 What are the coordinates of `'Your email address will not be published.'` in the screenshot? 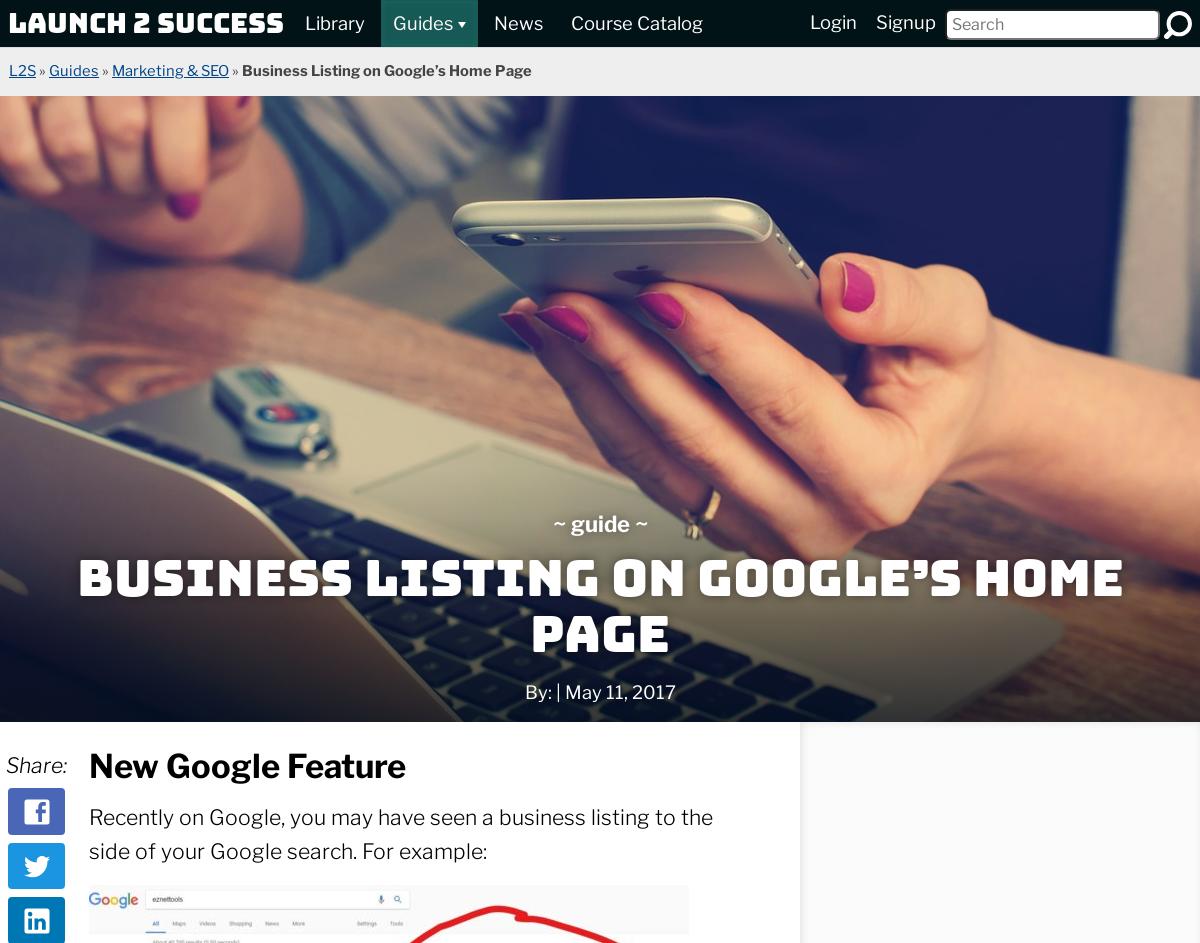 It's located at (215, 601).